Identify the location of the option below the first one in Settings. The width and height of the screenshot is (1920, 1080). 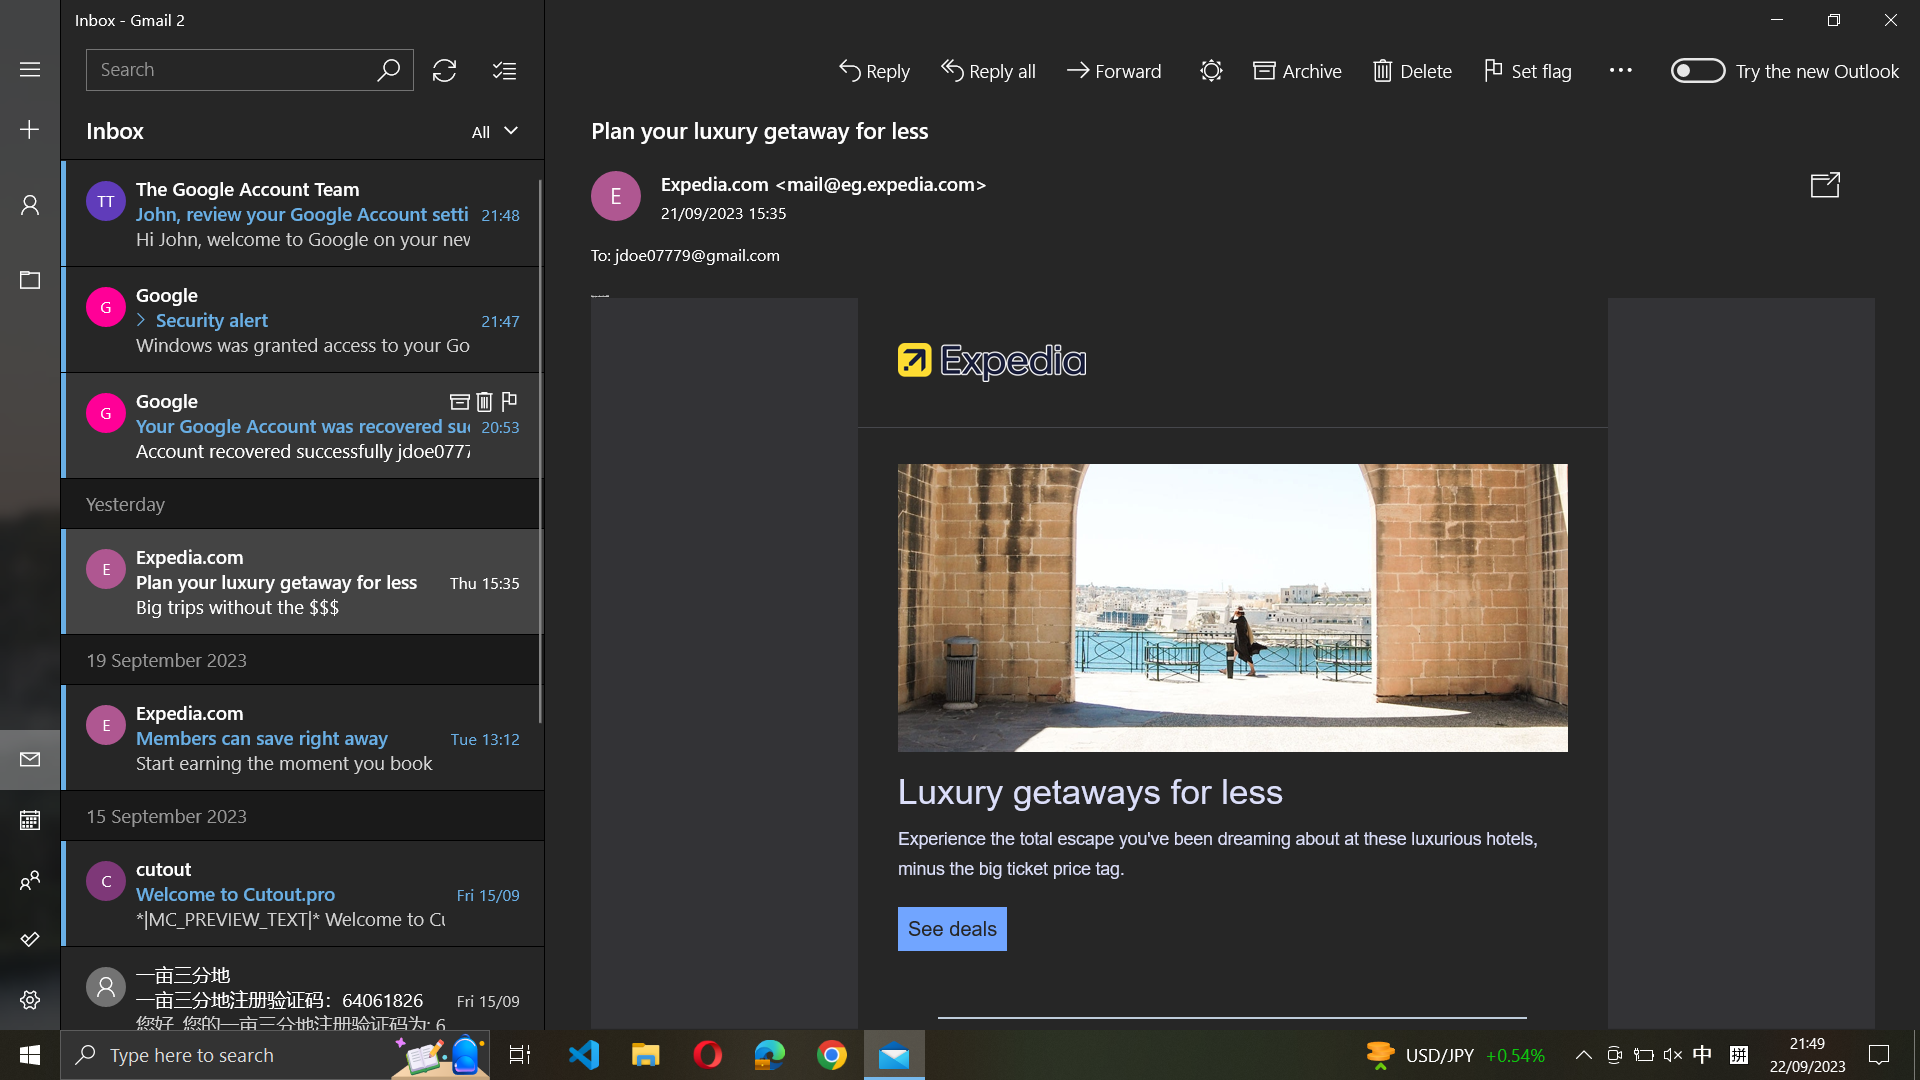
(29, 1002).